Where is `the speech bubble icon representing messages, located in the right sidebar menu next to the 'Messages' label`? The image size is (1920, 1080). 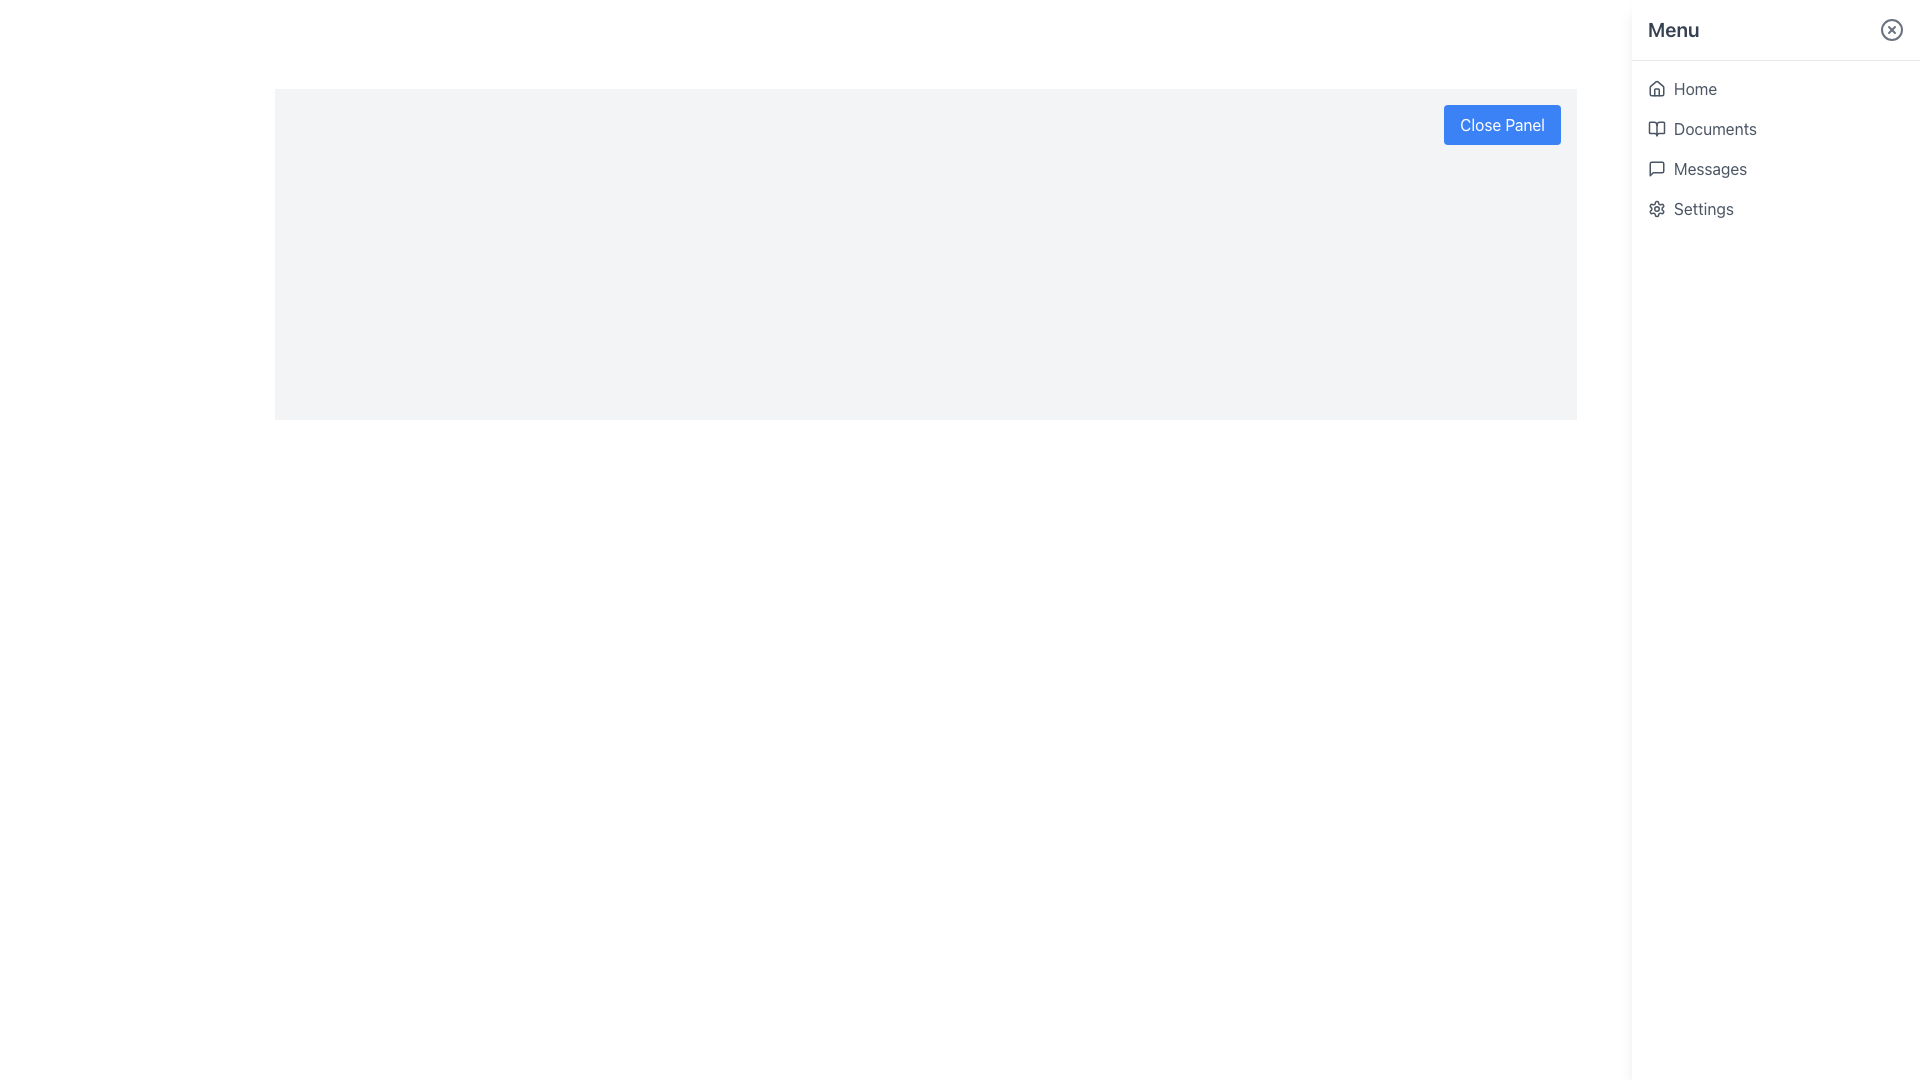 the speech bubble icon representing messages, located in the right sidebar menu next to the 'Messages' label is located at coordinates (1656, 168).